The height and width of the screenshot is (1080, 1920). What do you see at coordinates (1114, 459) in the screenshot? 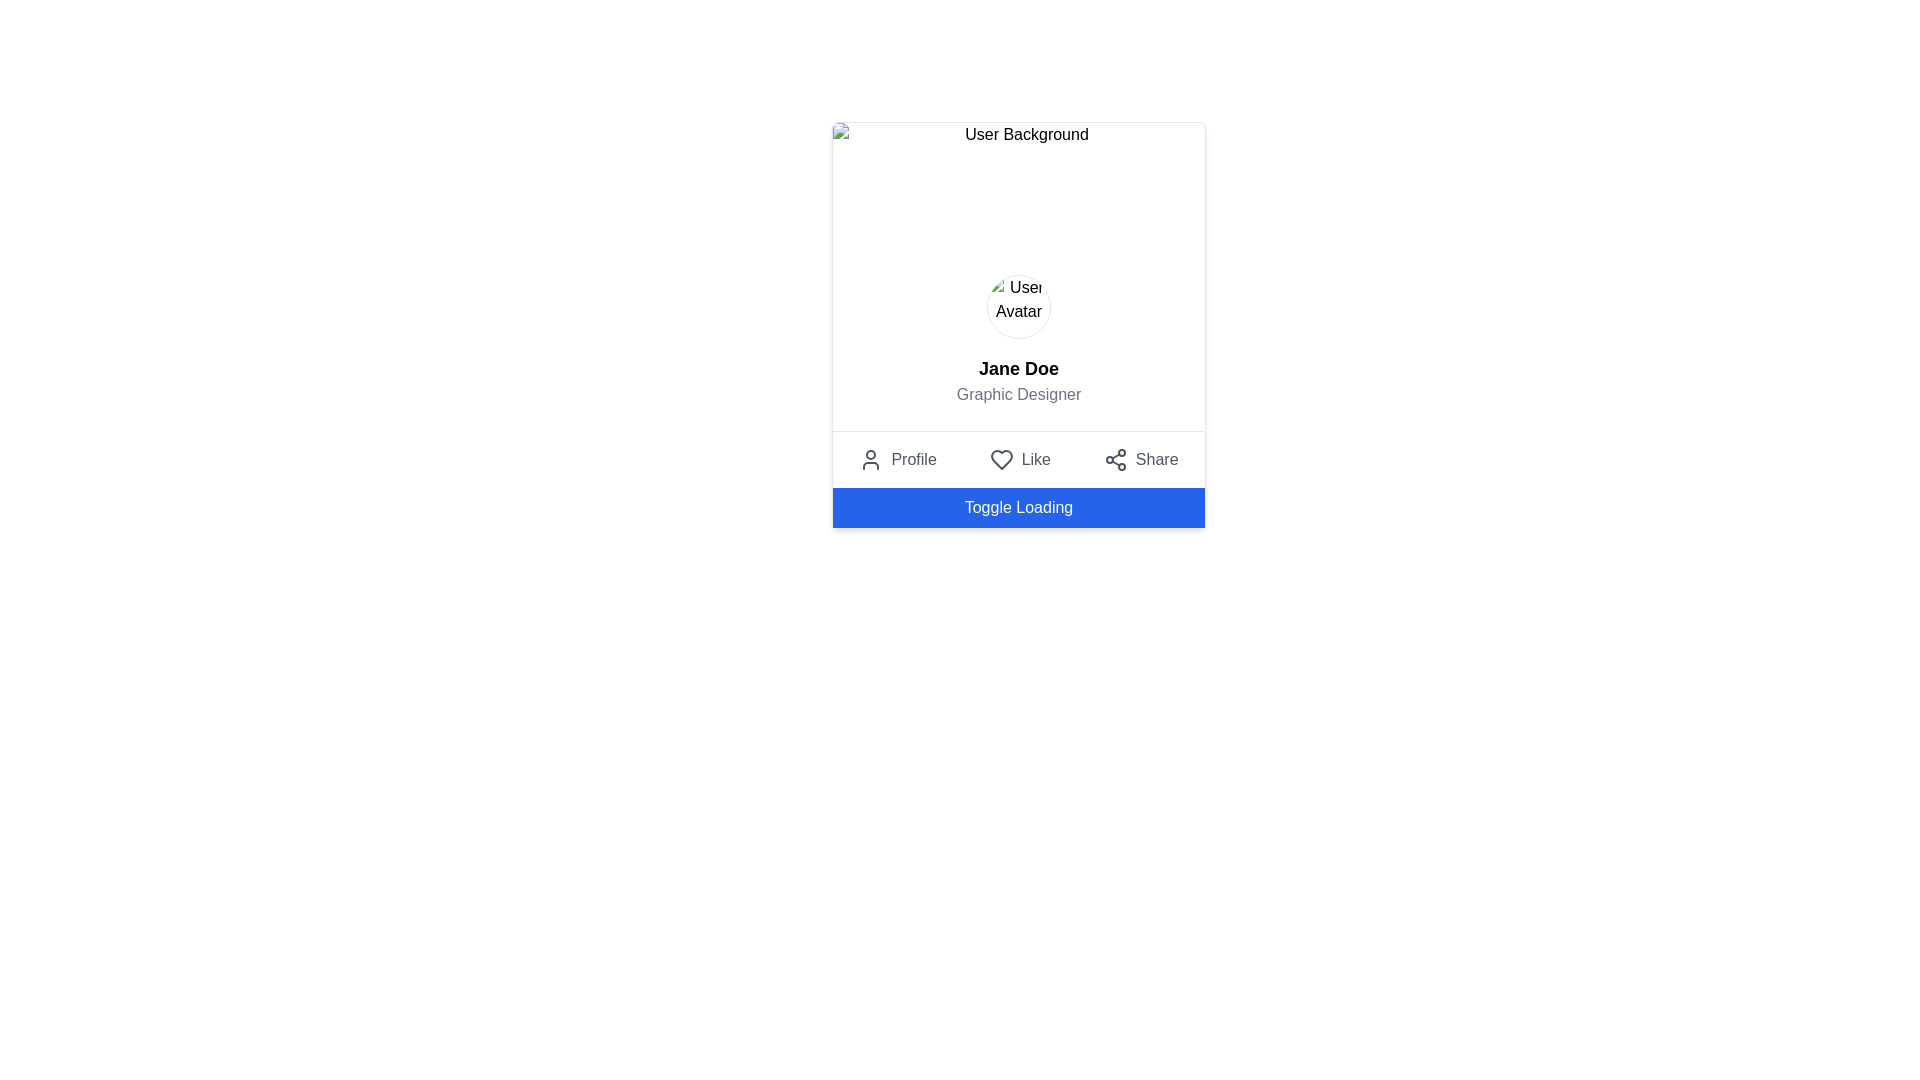
I see `the minimalist share icon button located at the bottom right corner of the UI card` at bounding box center [1114, 459].